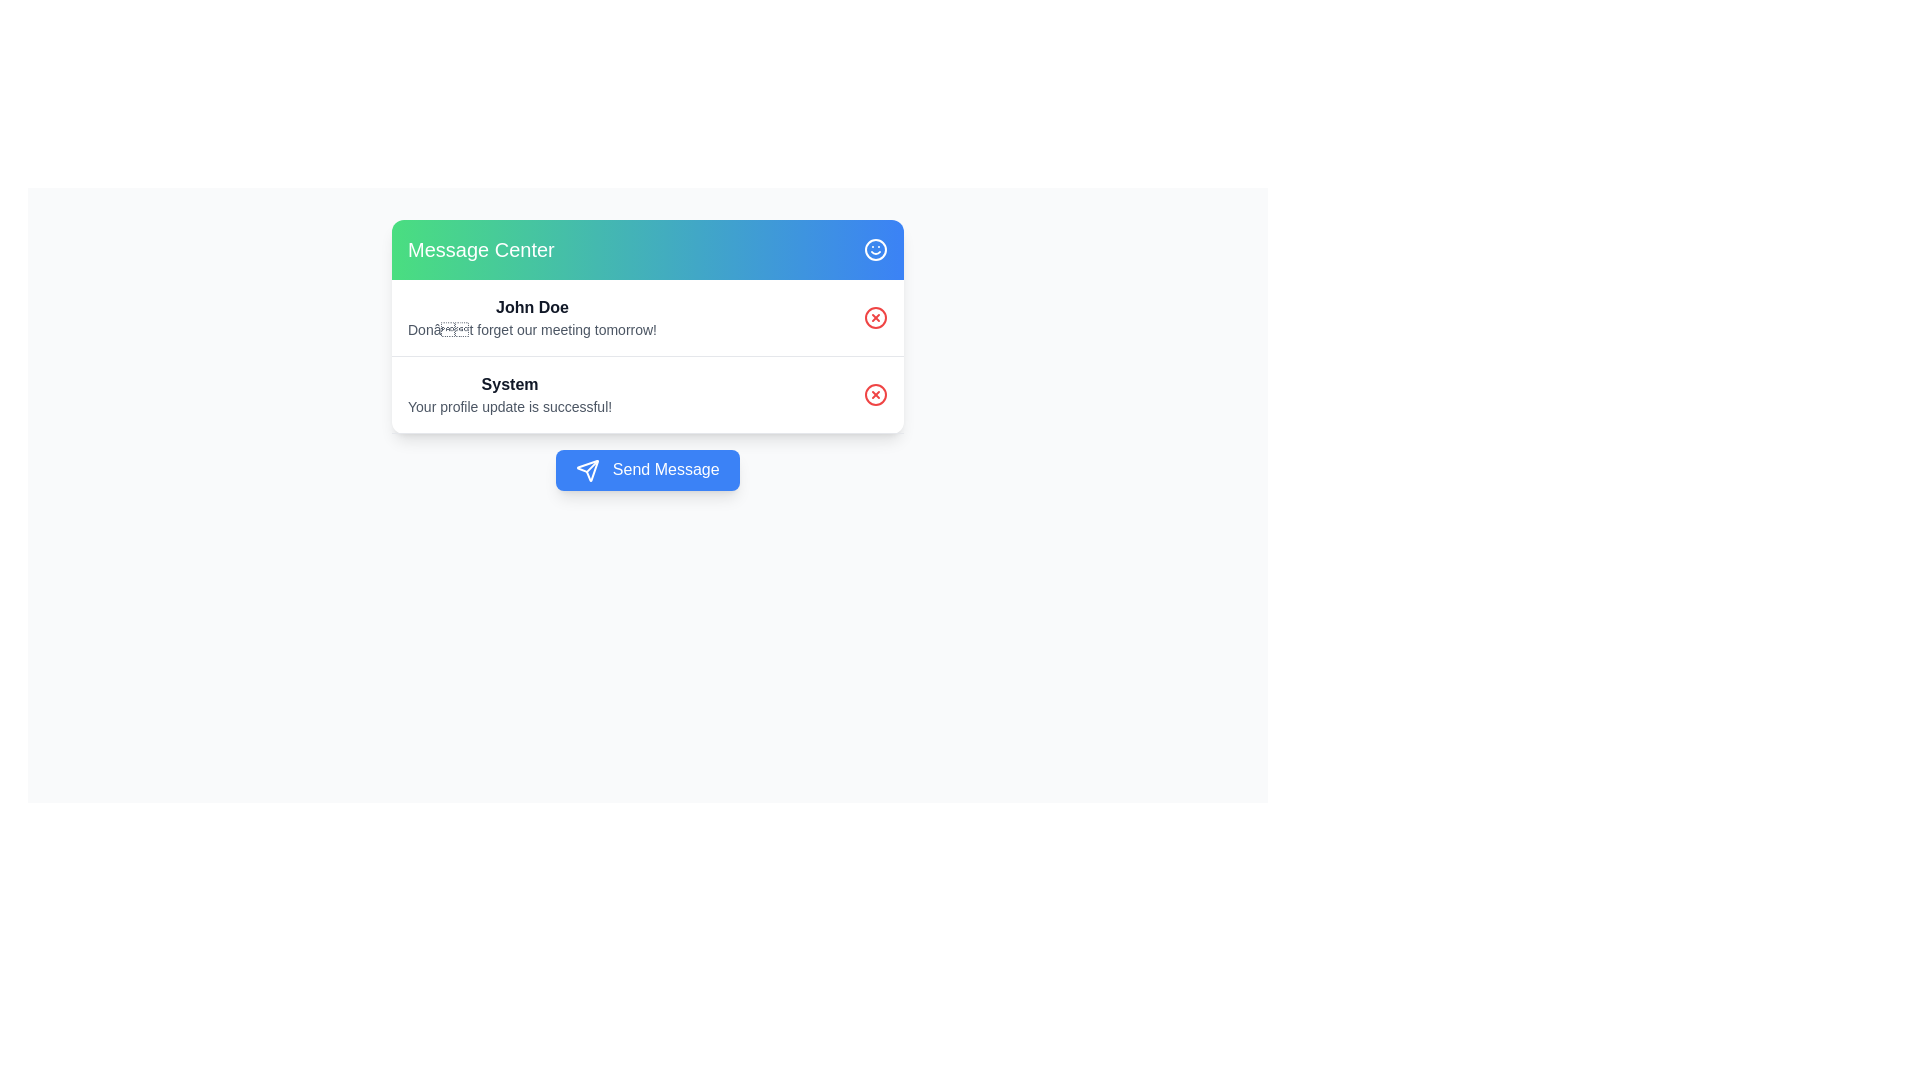 This screenshot has width=1920, height=1080. I want to click on the Close Button located to the extreme right of the 'System' message in the notification block under the 'Message Center' heading, so click(875, 394).